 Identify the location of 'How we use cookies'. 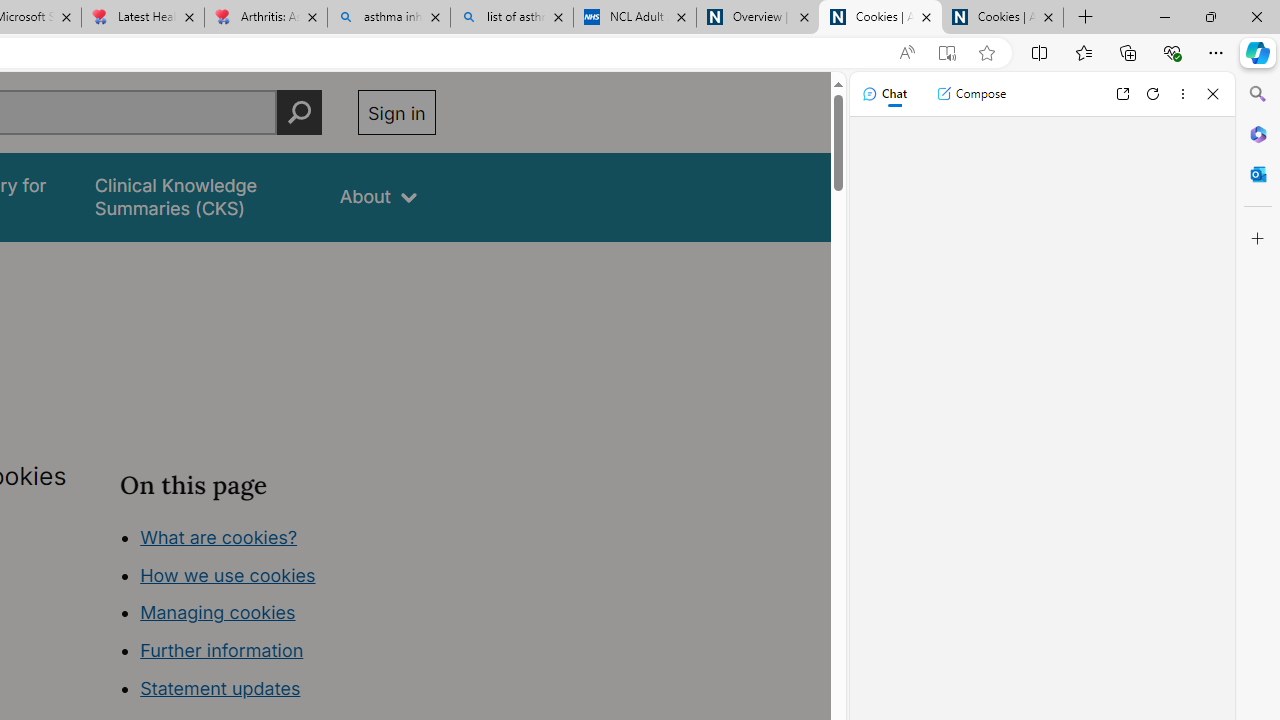
(227, 574).